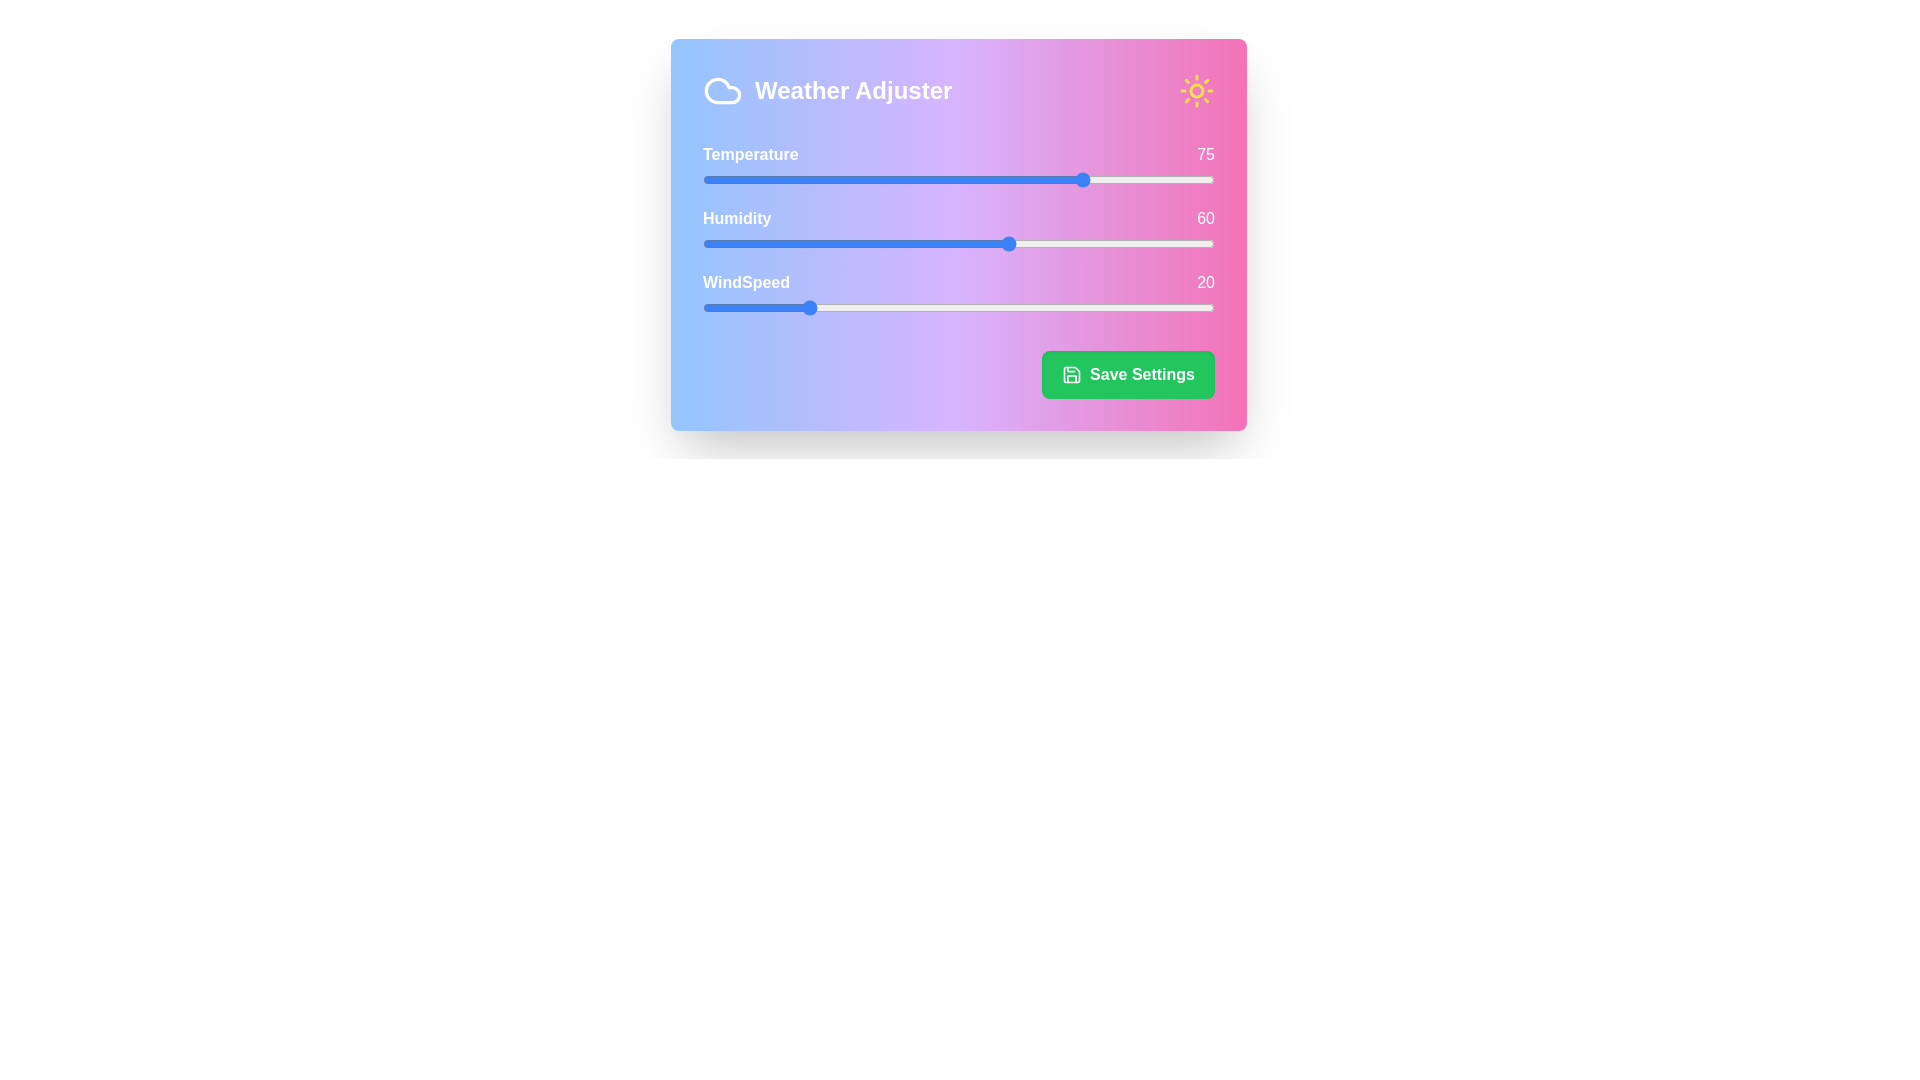 This screenshot has height=1080, width=1920. Describe the element at coordinates (958, 308) in the screenshot. I see `the knob of the third range slider in the Weather Adjuster interface` at that location.